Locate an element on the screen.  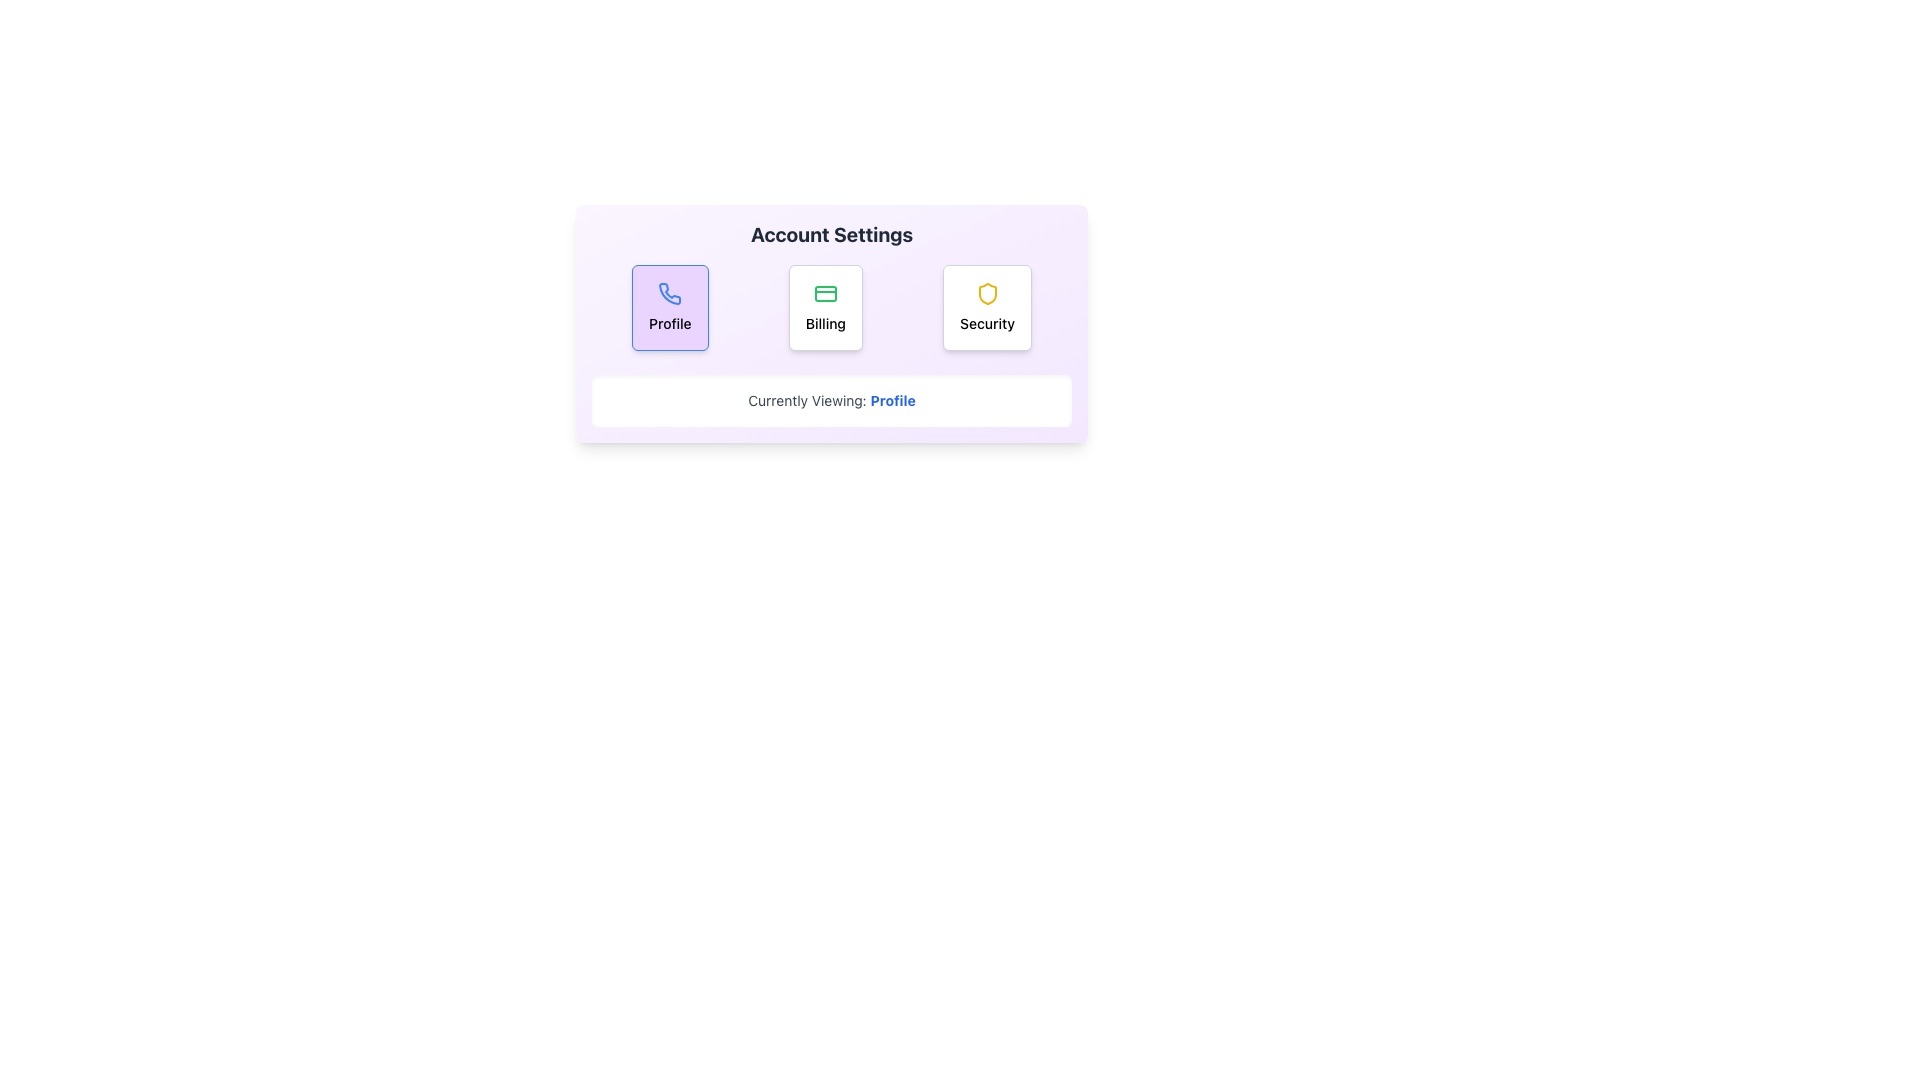
the 'Profile' button, which is the leftmost option among three labeled buttons is located at coordinates (670, 308).